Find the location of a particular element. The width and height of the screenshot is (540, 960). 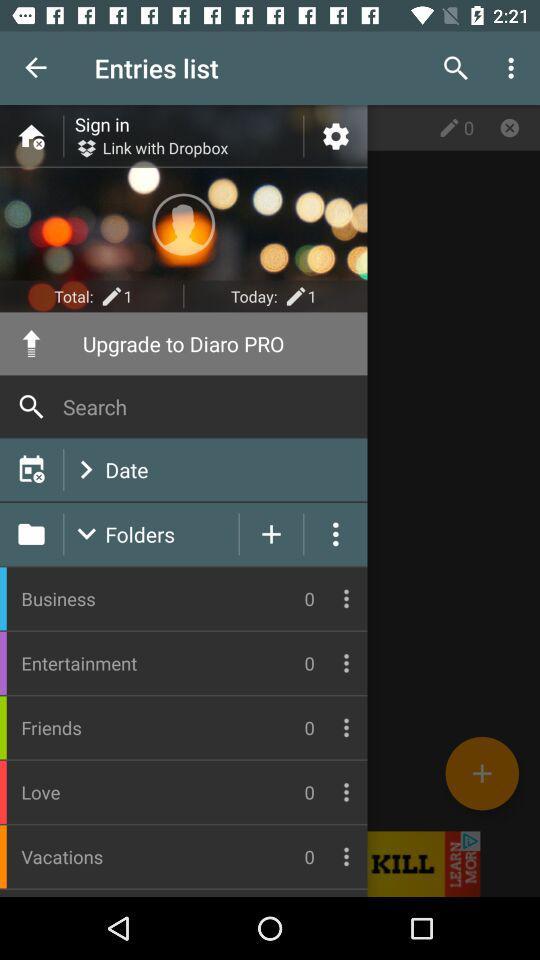

the add icon is located at coordinates (481, 772).